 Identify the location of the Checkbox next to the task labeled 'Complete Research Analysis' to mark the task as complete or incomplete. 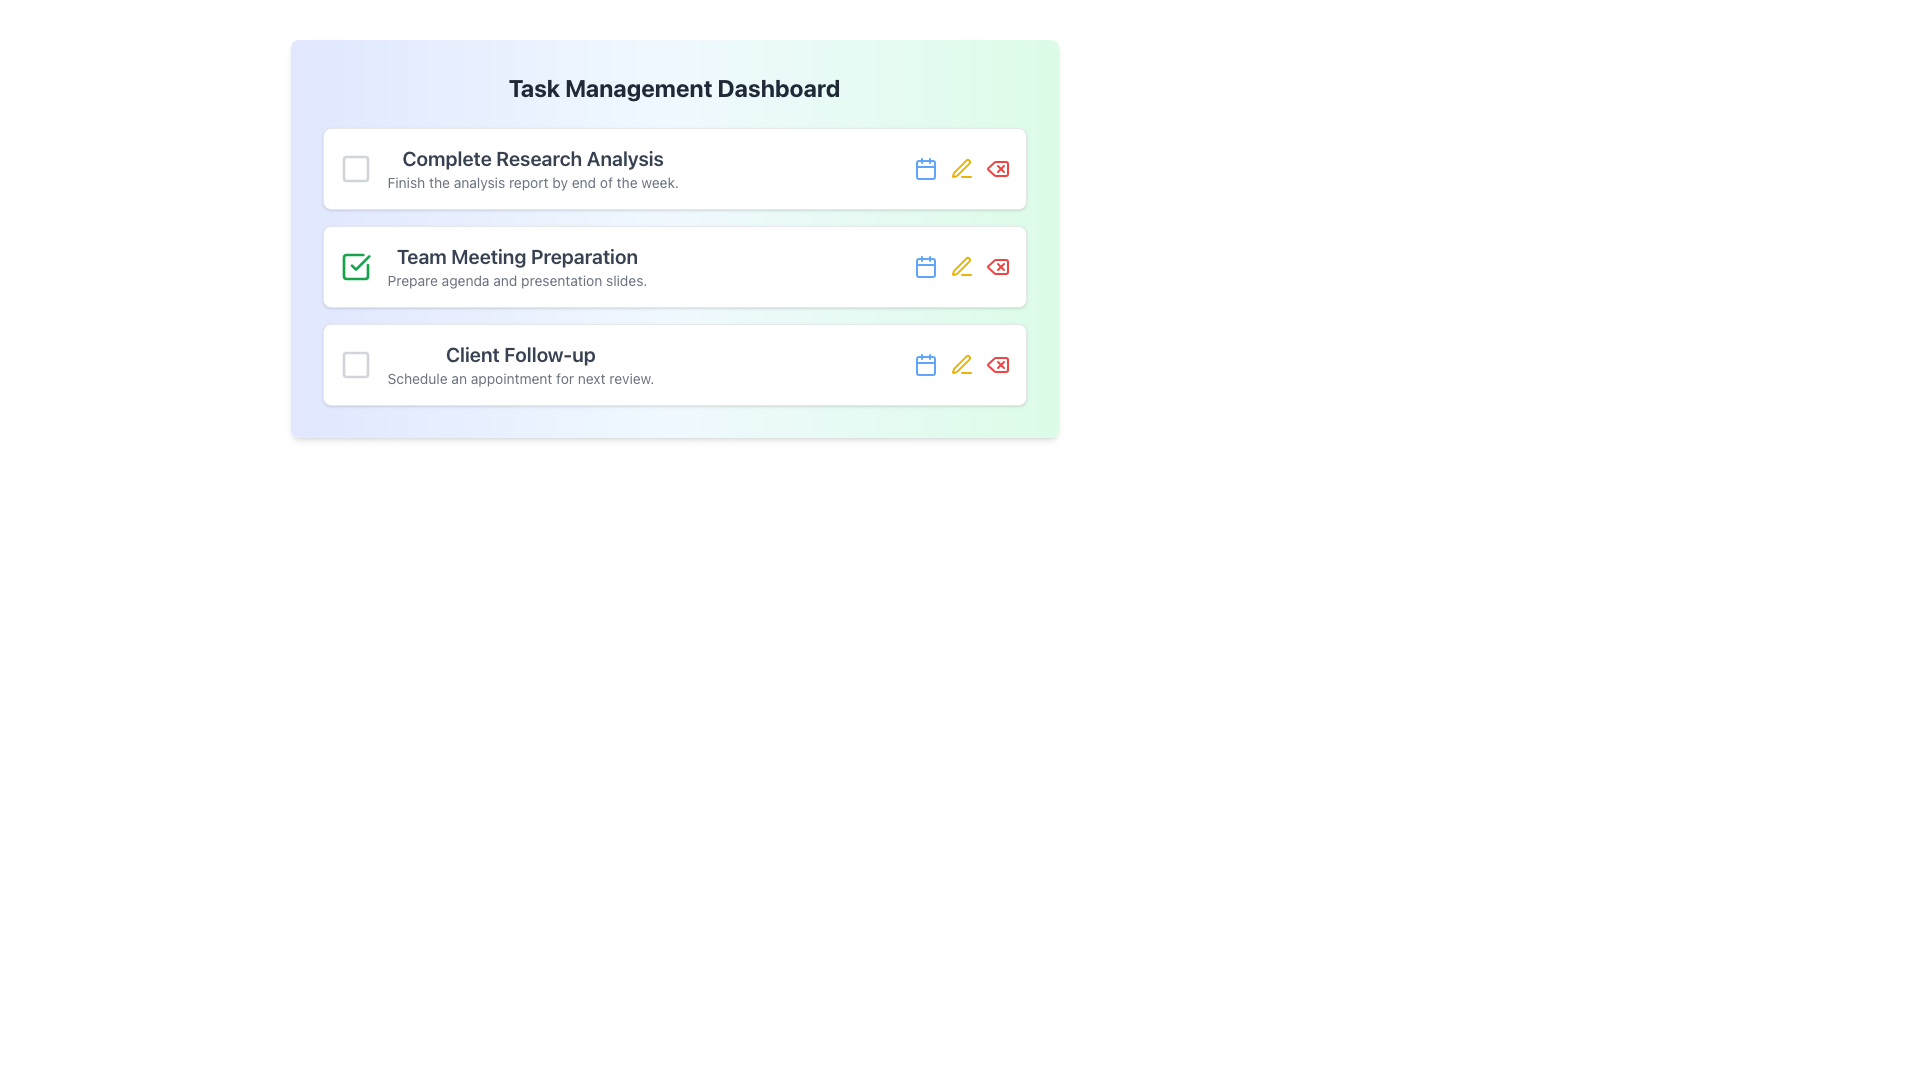
(355, 168).